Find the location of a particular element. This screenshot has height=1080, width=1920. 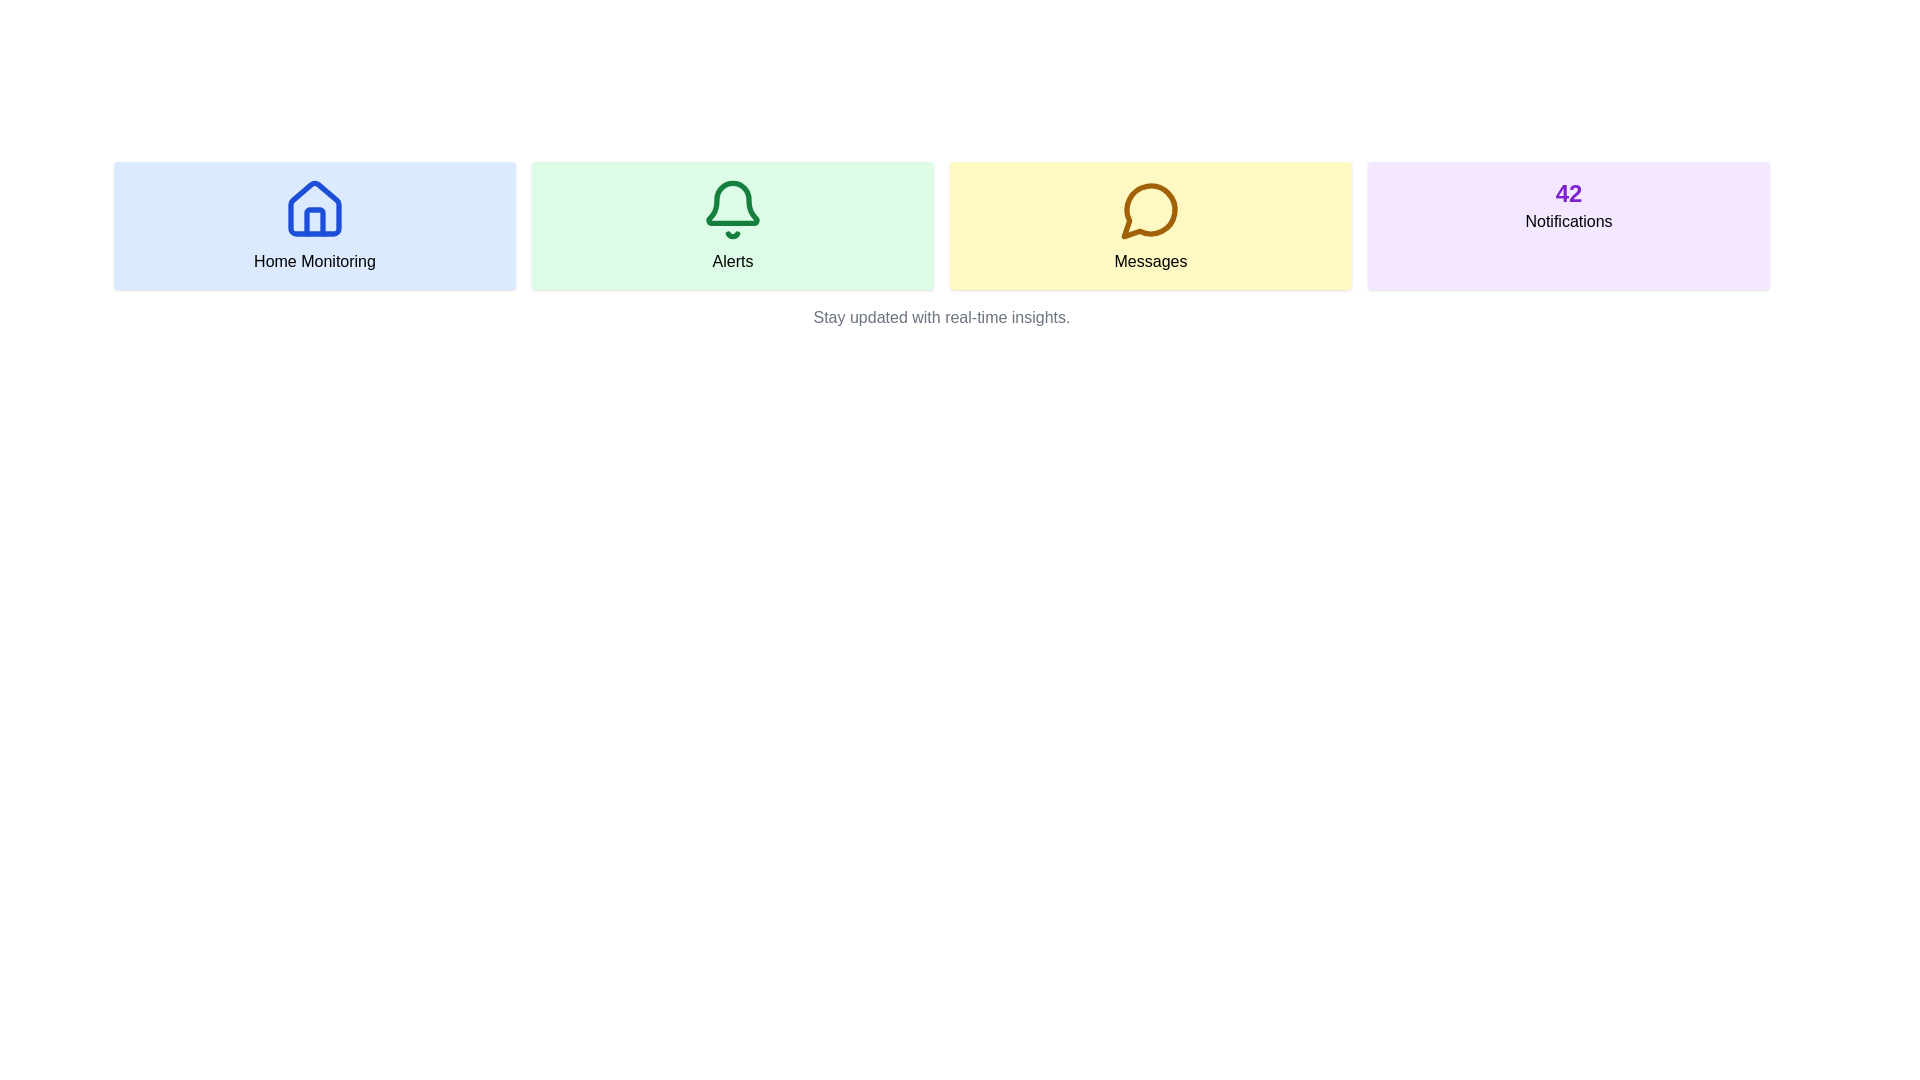

the empty vertical rectangle outline located in the middle of the blue house icon, which is part of the 'Home Monitoring' section is located at coordinates (314, 222).